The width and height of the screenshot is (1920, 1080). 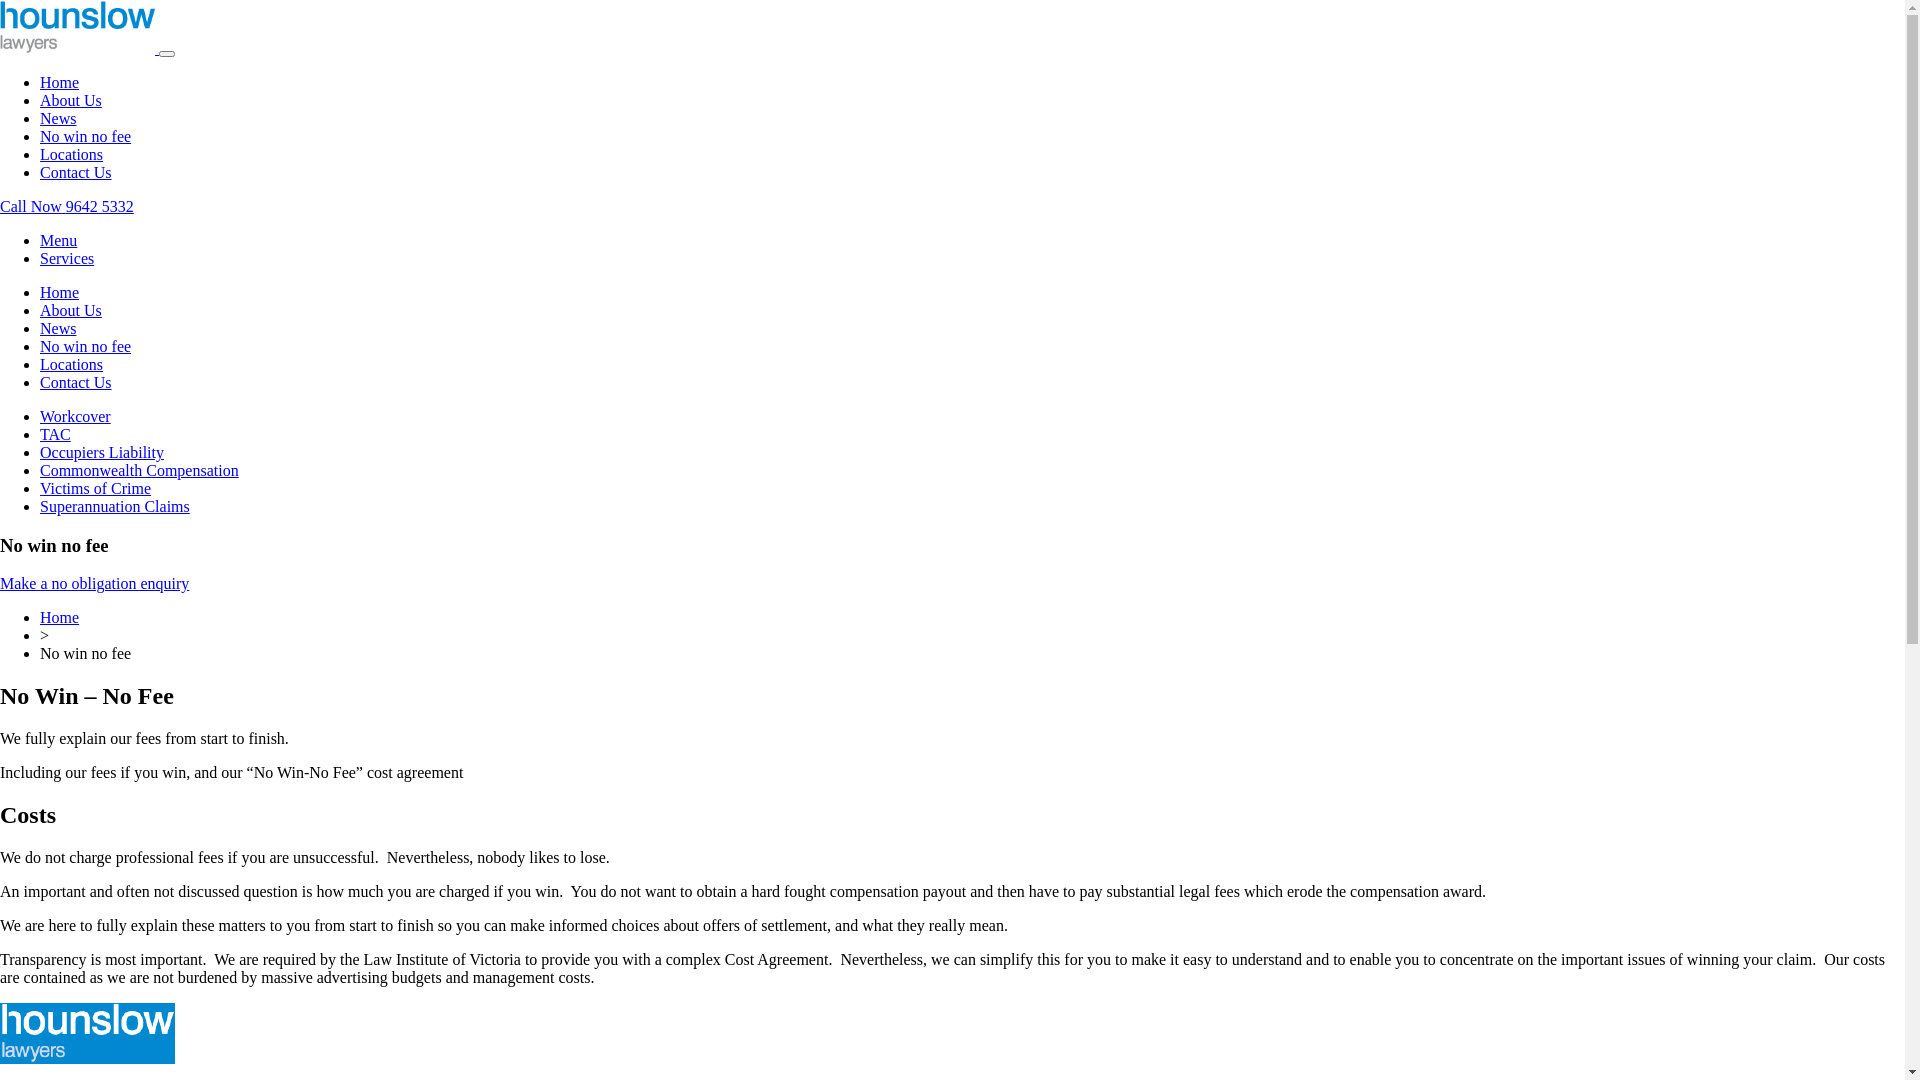 I want to click on 'Superannuation Claims', so click(x=114, y=505).